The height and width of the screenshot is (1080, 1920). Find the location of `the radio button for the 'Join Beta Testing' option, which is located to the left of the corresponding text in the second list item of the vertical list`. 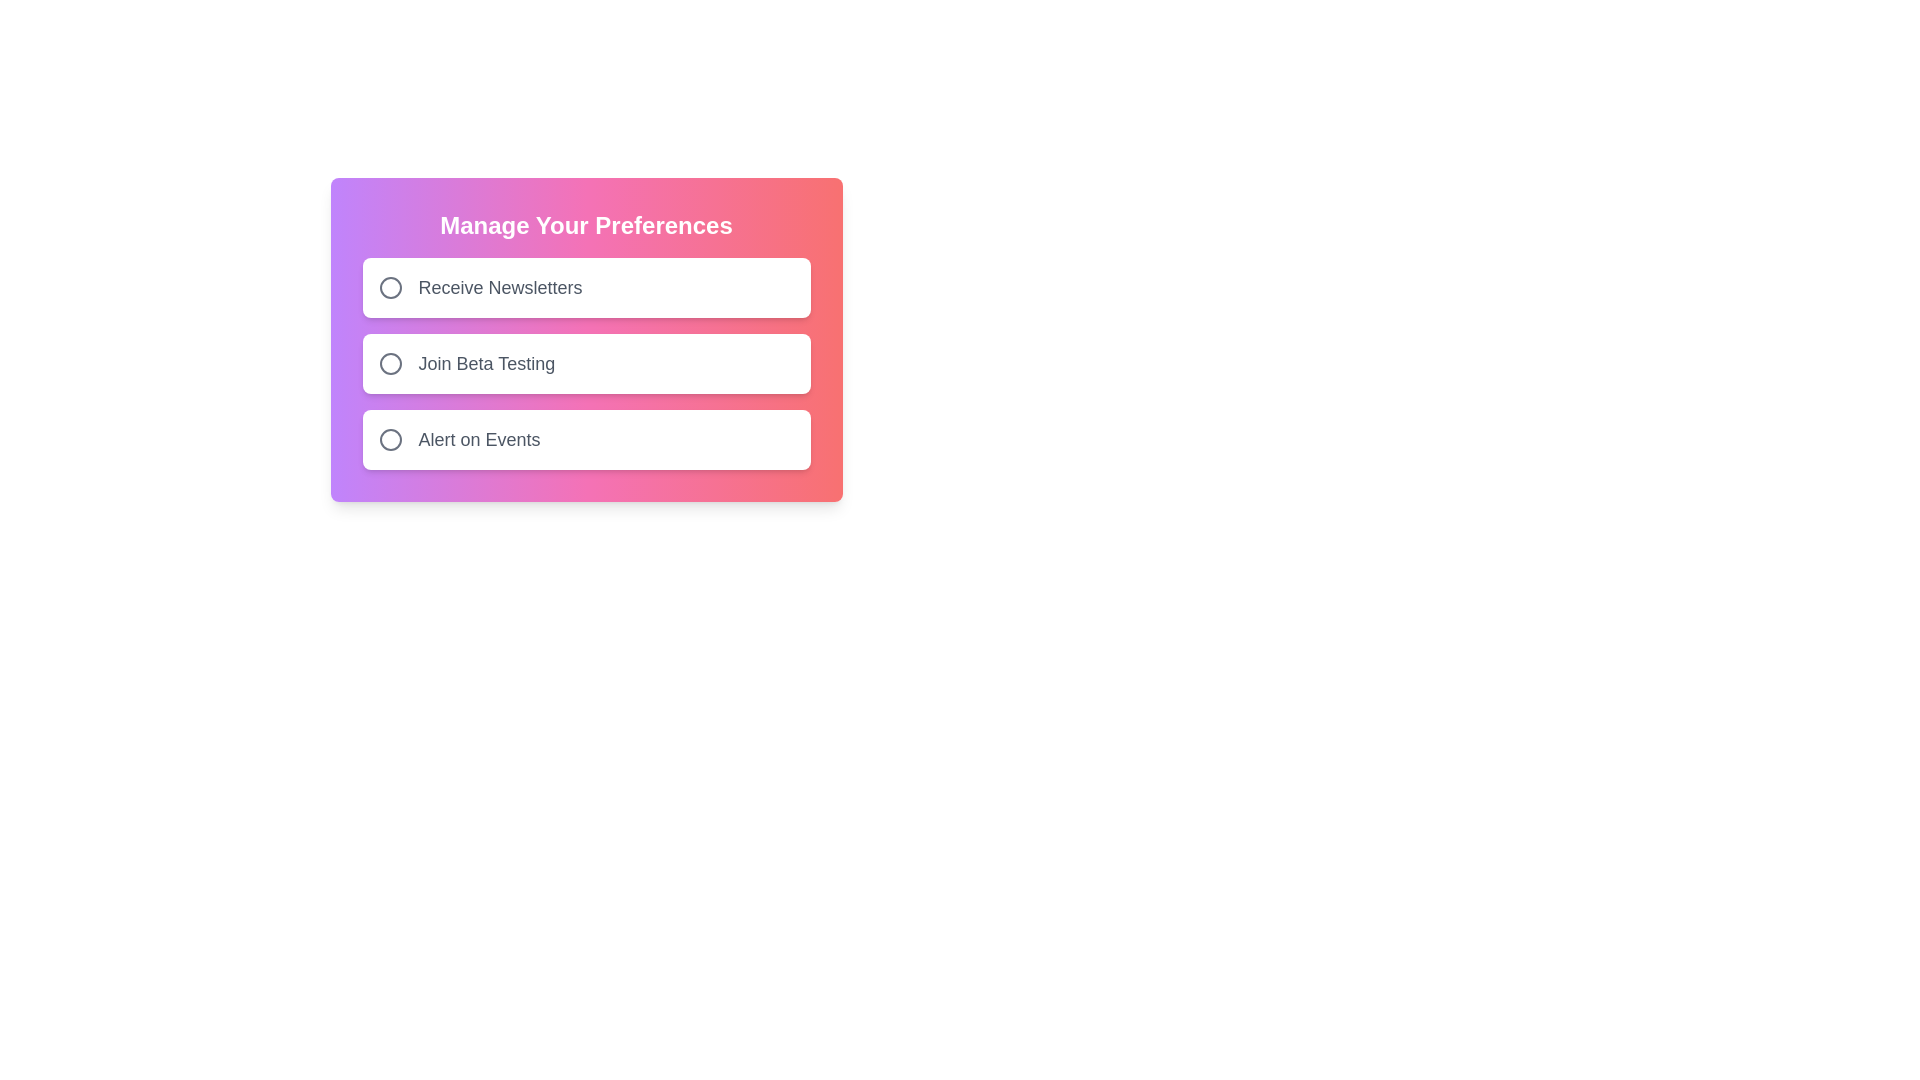

the radio button for the 'Join Beta Testing' option, which is located to the left of the corresponding text in the second list item of the vertical list is located at coordinates (390, 363).